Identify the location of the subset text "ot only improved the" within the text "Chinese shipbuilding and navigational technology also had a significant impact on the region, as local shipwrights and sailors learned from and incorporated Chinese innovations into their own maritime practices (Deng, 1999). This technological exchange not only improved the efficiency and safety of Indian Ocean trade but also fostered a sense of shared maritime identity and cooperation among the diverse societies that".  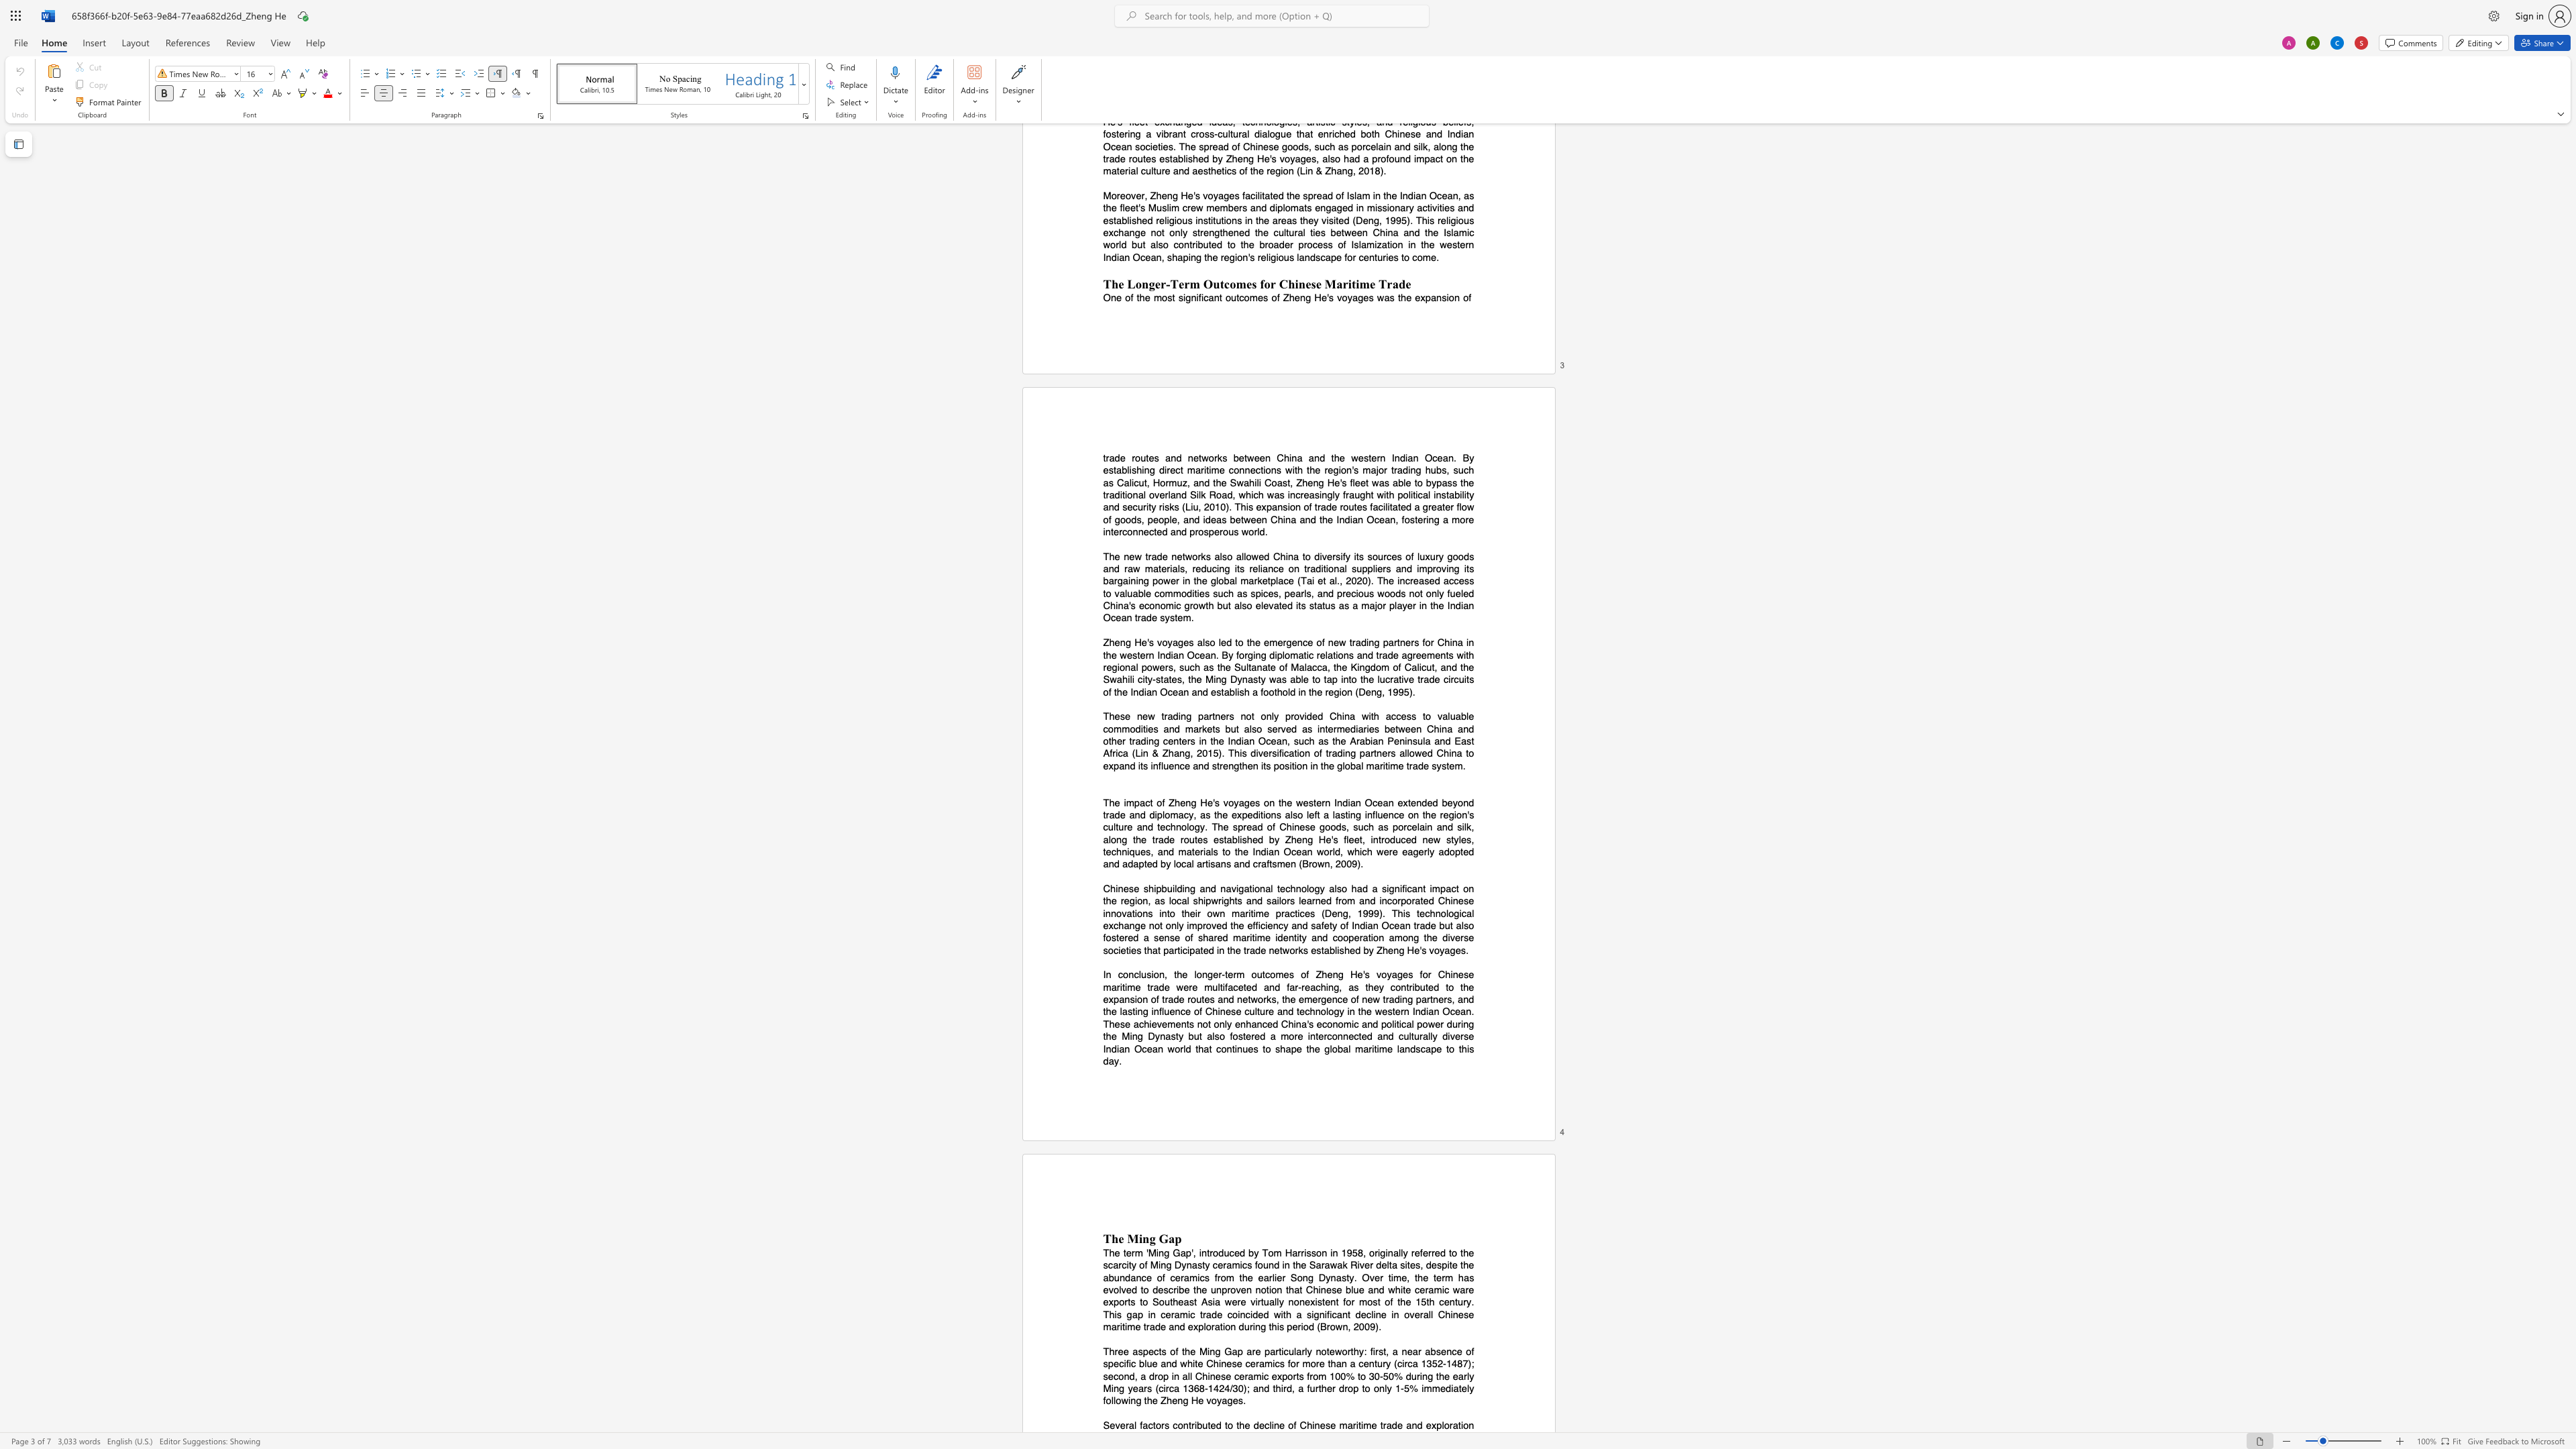
(1153, 924).